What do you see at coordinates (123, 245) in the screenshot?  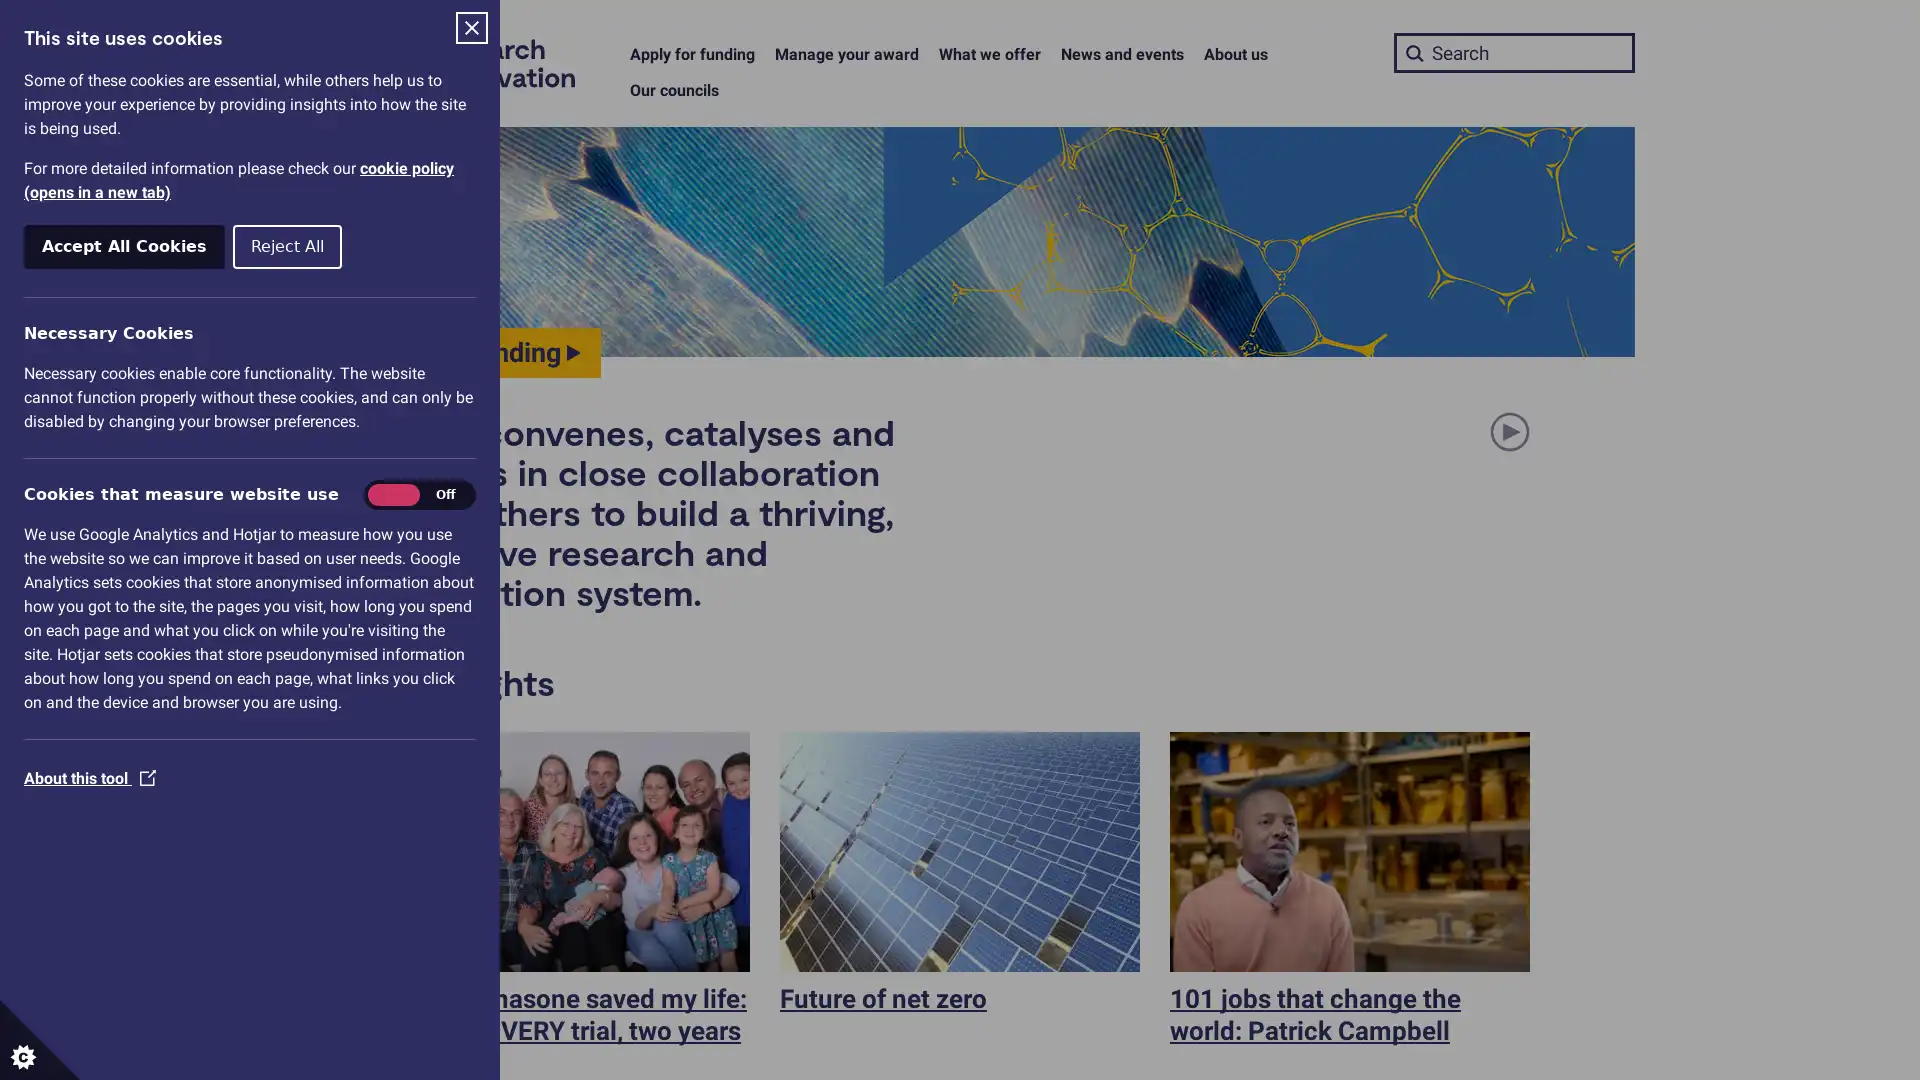 I see `Accept All Cookies` at bounding box center [123, 245].